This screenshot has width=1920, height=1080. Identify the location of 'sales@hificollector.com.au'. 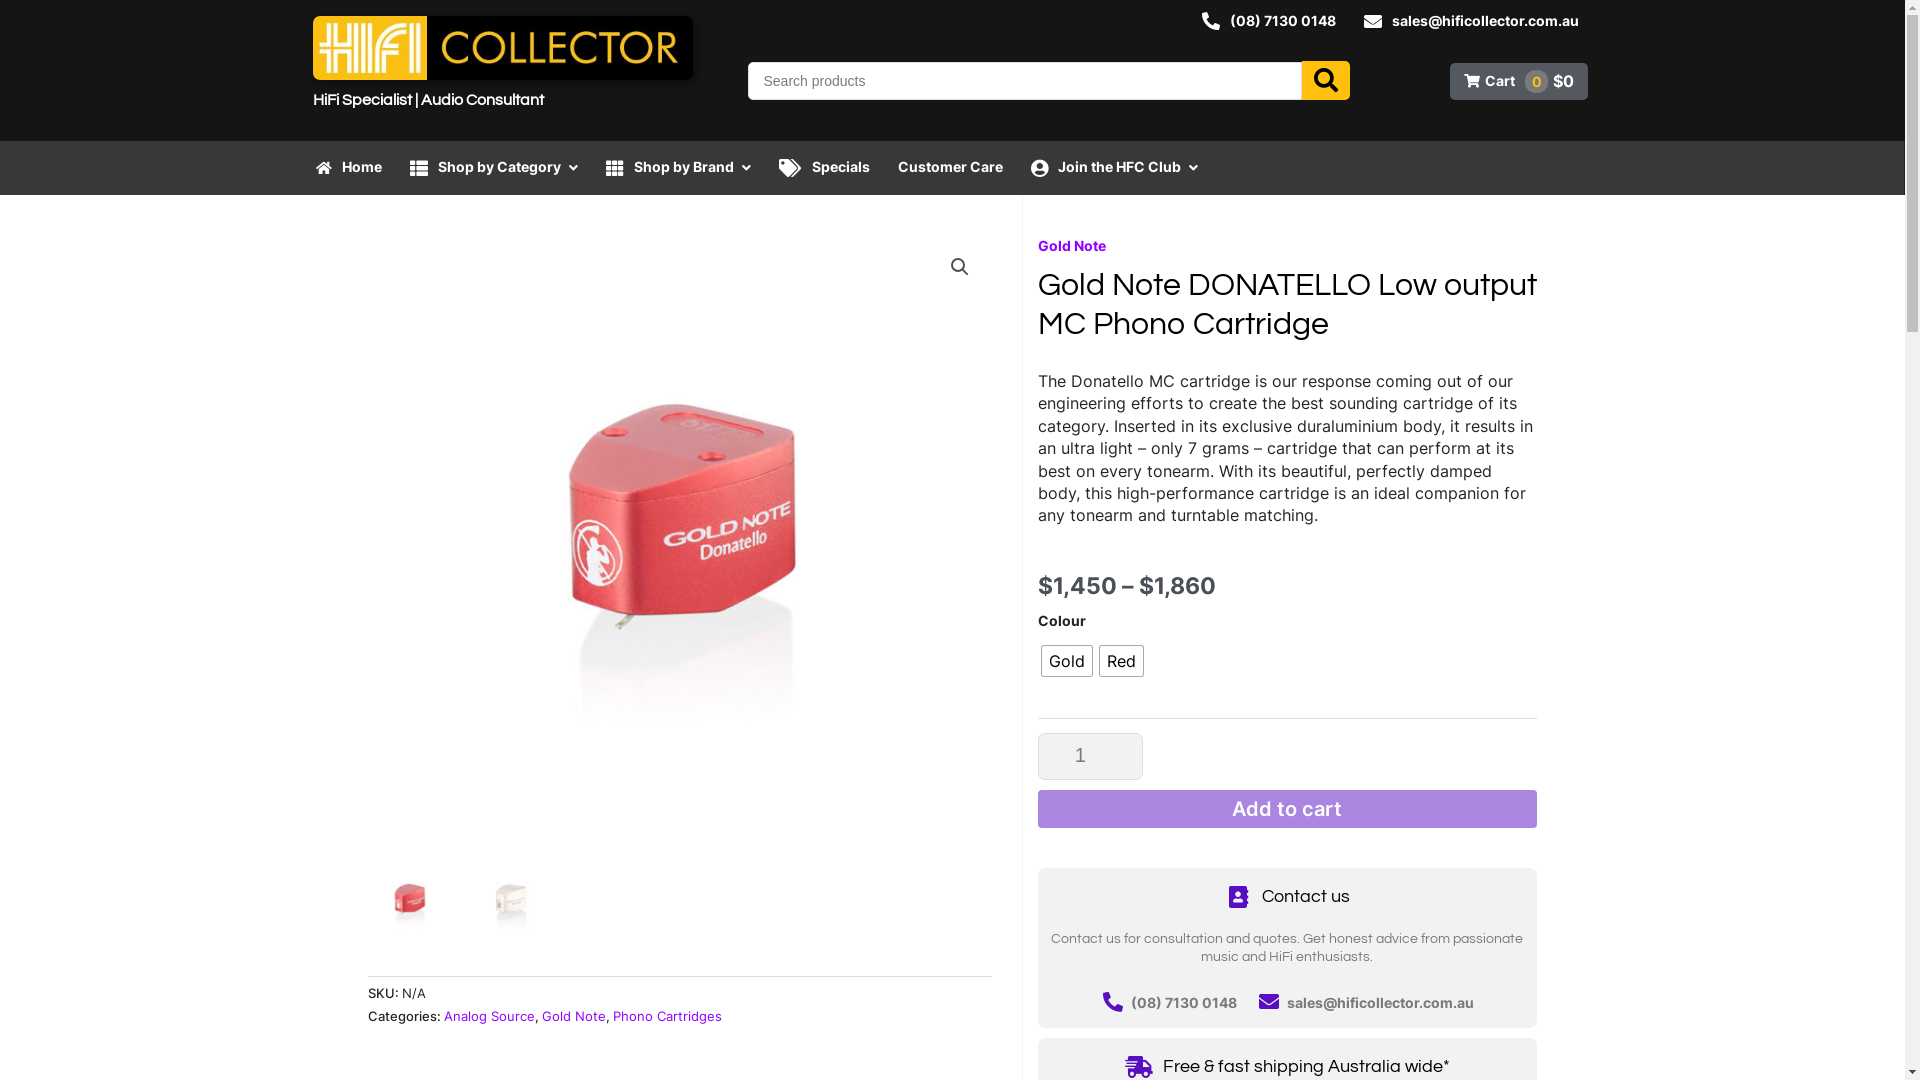
(1286, 1002).